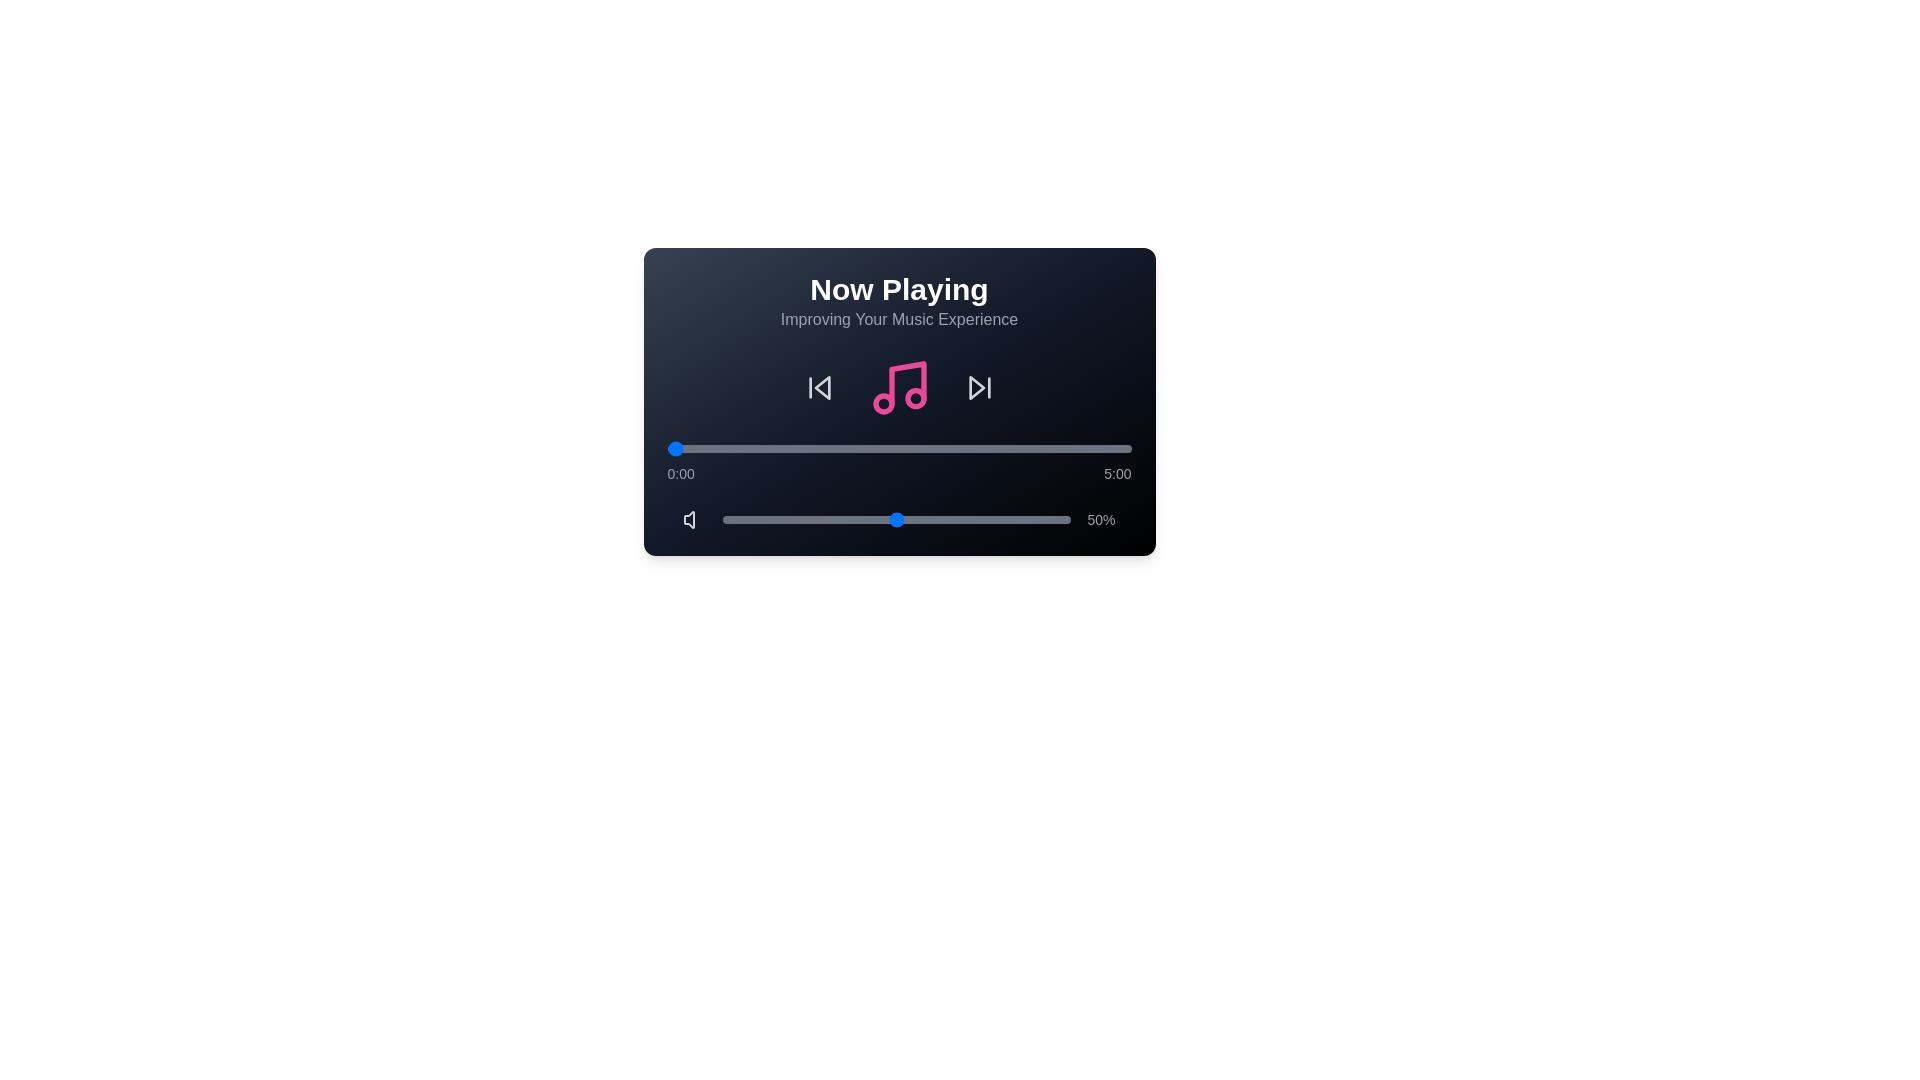 The width and height of the screenshot is (1920, 1080). What do you see at coordinates (1076, 447) in the screenshot?
I see `the playback progress to 265 seconds` at bounding box center [1076, 447].